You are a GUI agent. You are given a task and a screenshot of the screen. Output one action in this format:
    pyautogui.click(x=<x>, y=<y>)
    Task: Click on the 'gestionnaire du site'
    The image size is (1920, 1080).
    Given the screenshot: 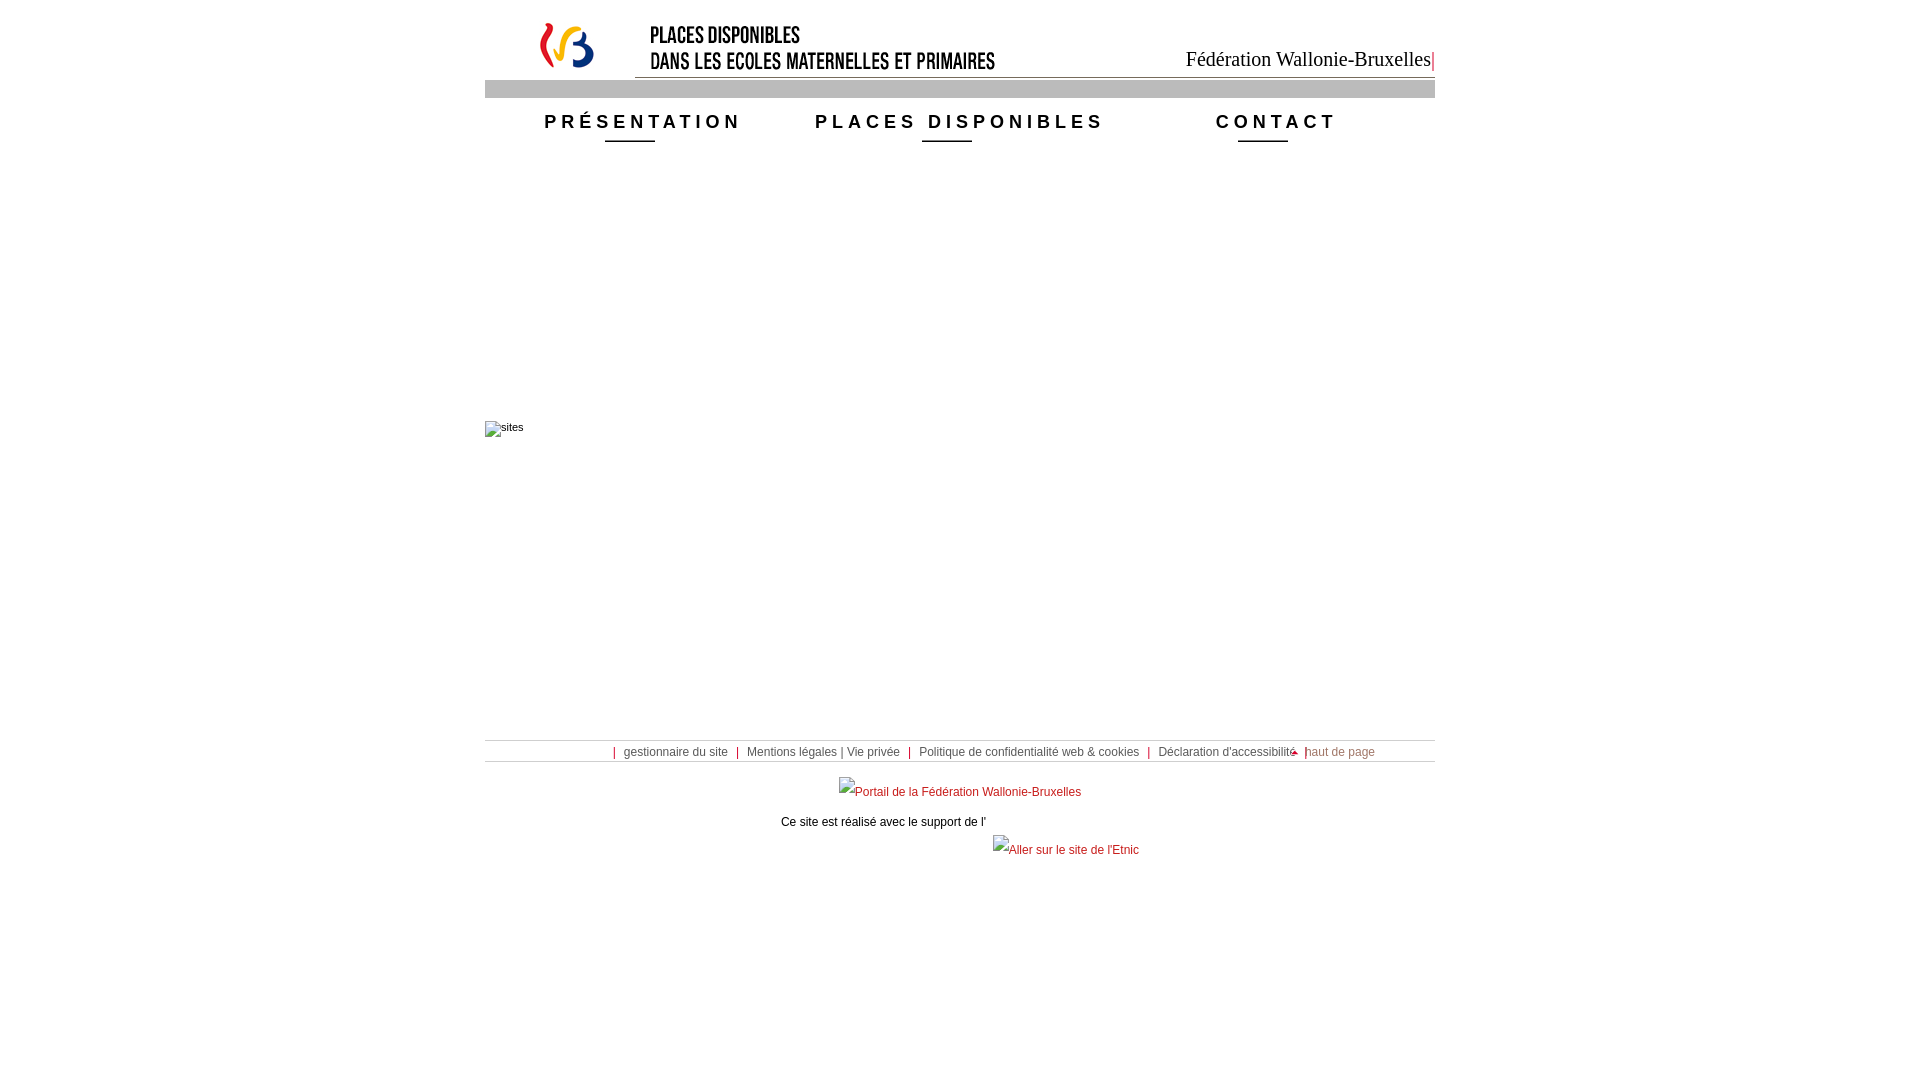 What is the action you would take?
    pyautogui.click(x=676, y=752)
    